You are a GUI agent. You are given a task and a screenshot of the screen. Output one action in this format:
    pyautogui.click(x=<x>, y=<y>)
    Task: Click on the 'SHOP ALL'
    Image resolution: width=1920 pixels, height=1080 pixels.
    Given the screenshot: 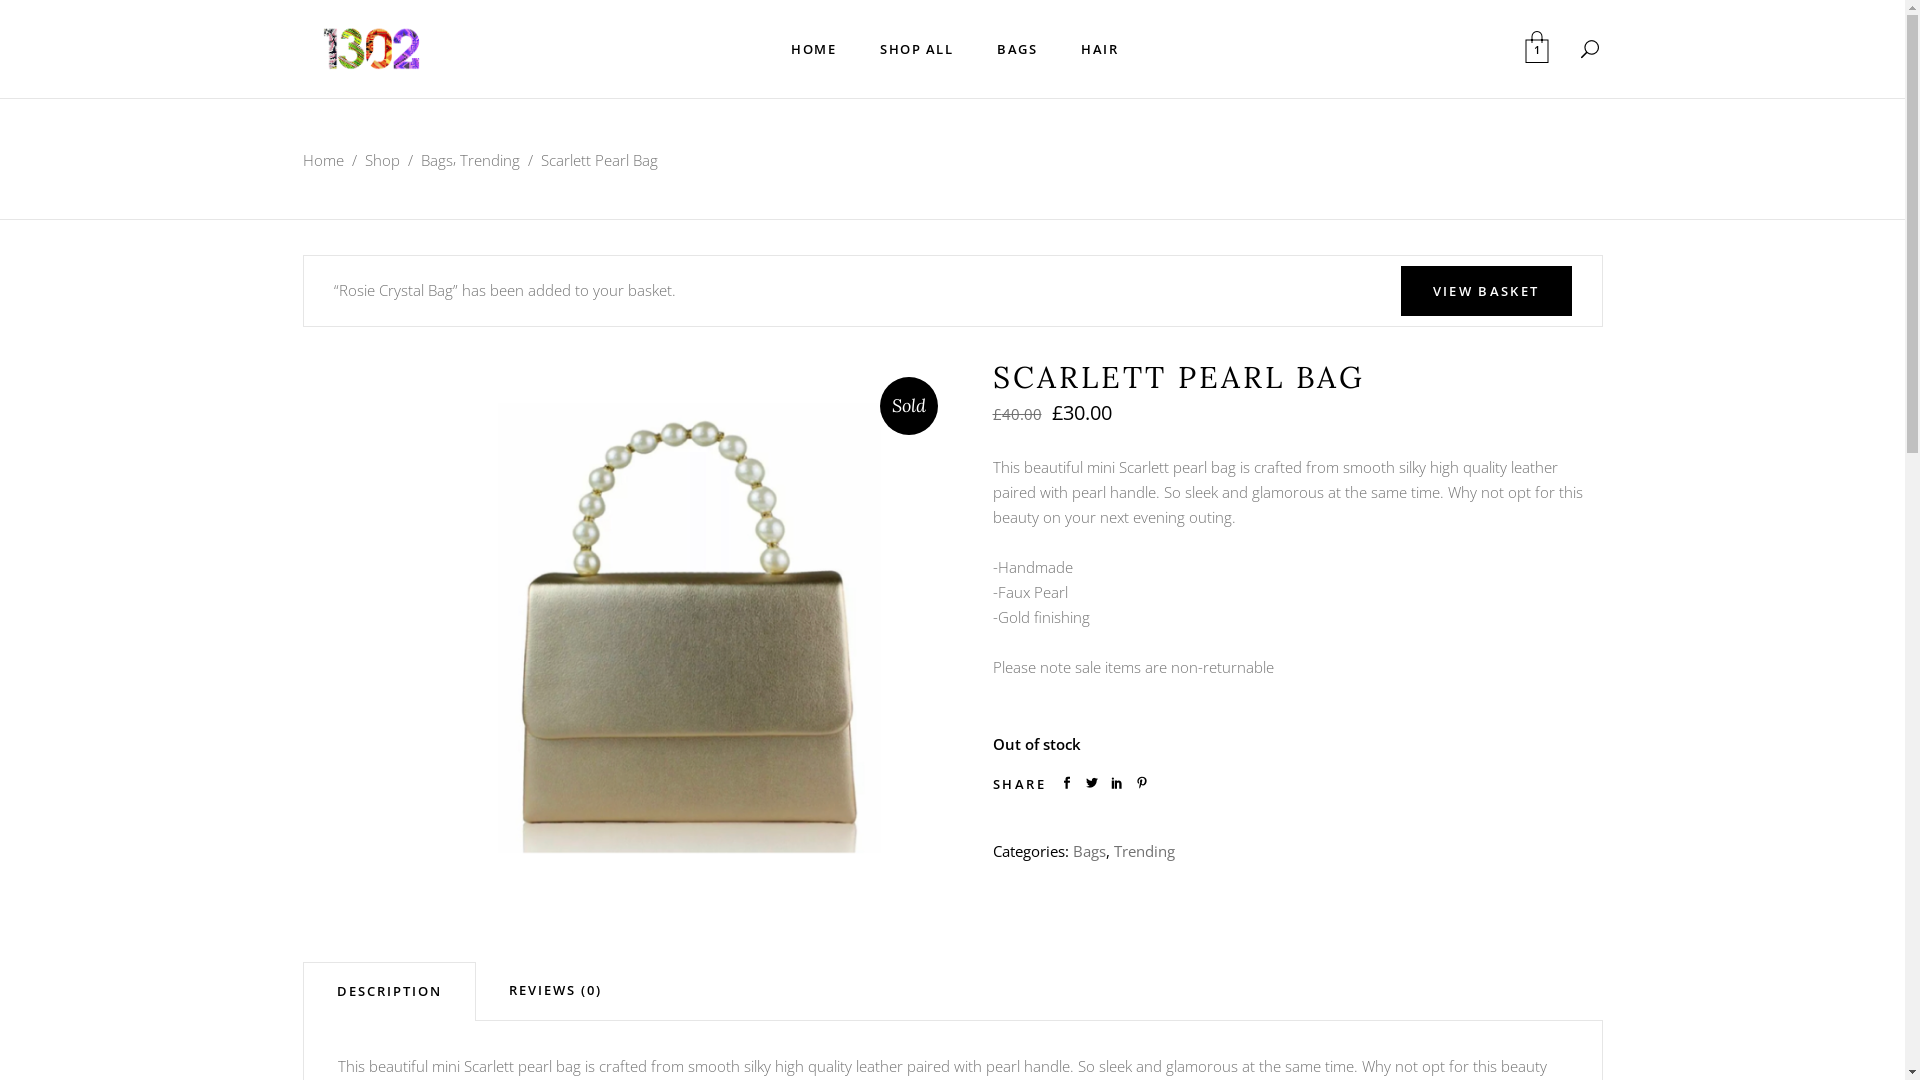 What is the action you would take?
    pyautogui.click(x=915, y=48)
    